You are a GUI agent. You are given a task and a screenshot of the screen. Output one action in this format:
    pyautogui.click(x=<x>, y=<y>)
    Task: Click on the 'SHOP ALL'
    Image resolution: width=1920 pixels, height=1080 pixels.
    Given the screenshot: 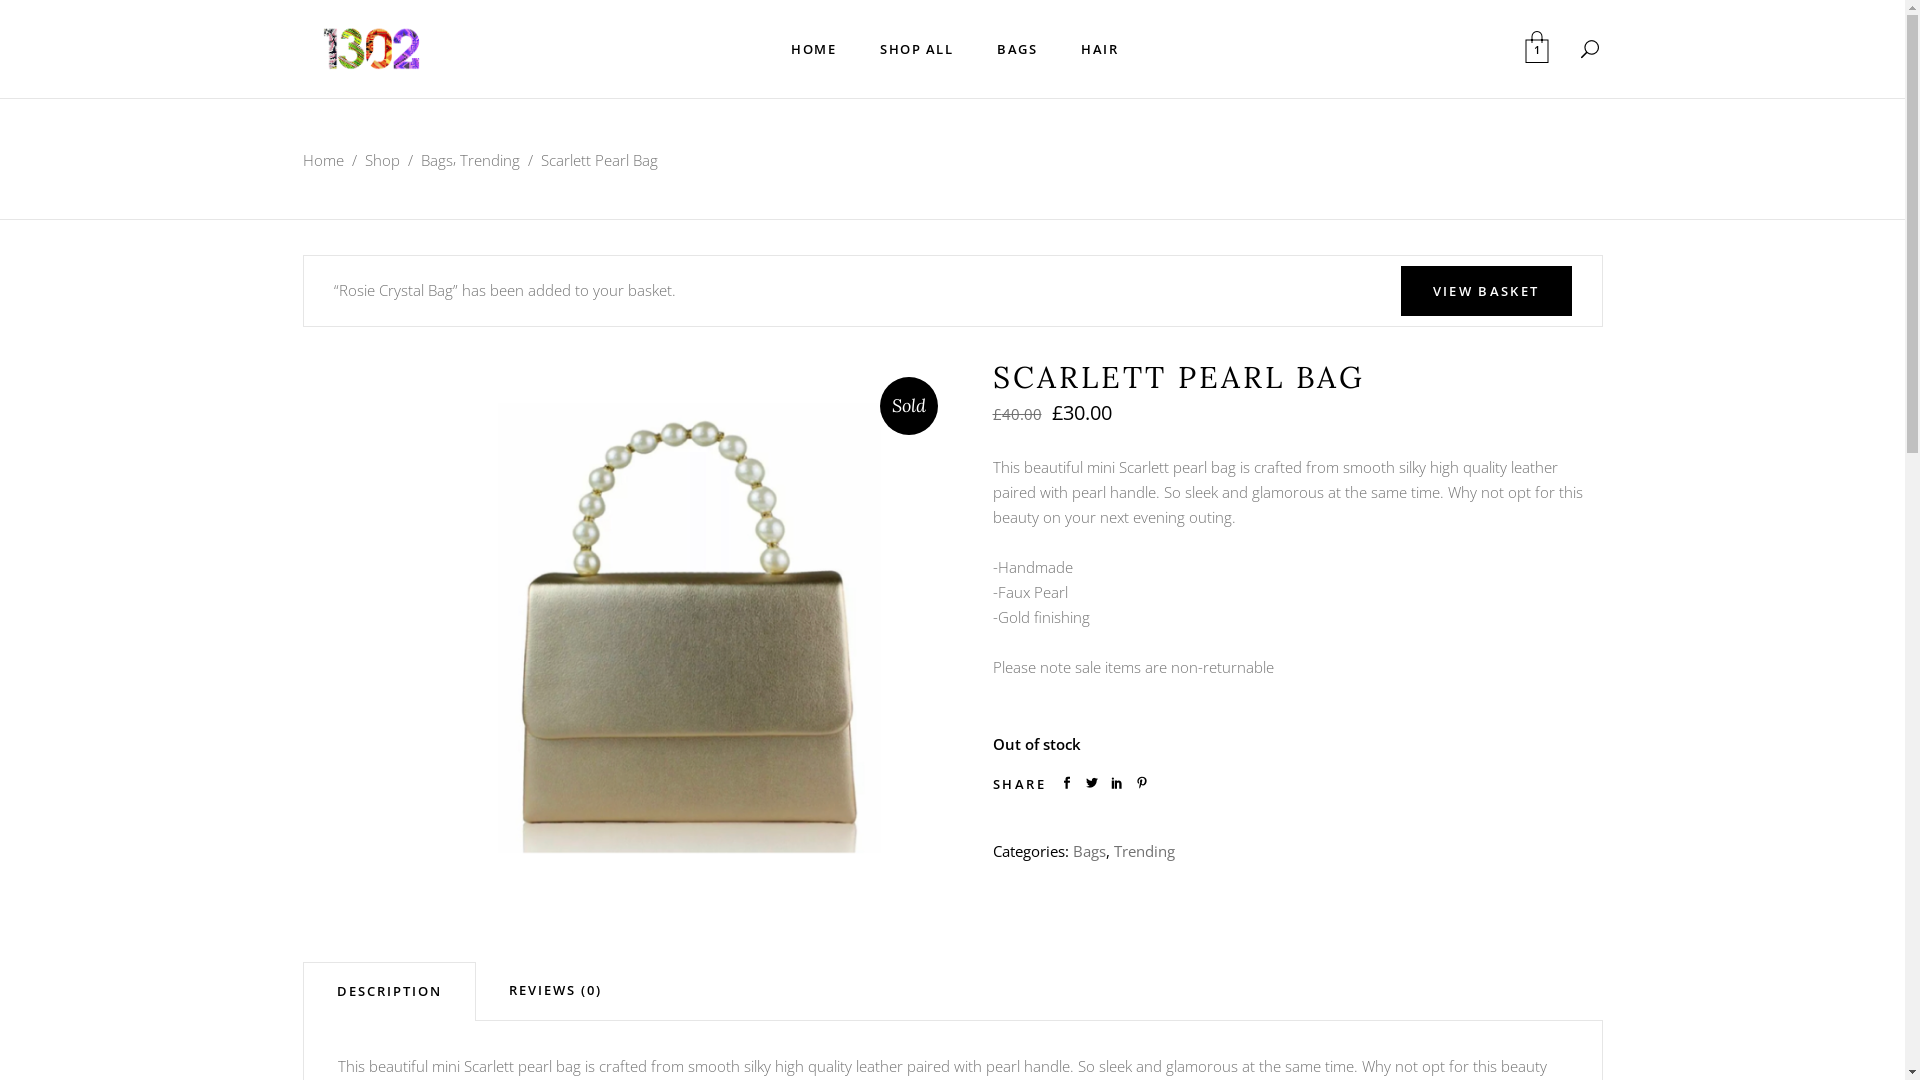 What is the action you would take?
    pyautogui.click(x=915, y=48)
    